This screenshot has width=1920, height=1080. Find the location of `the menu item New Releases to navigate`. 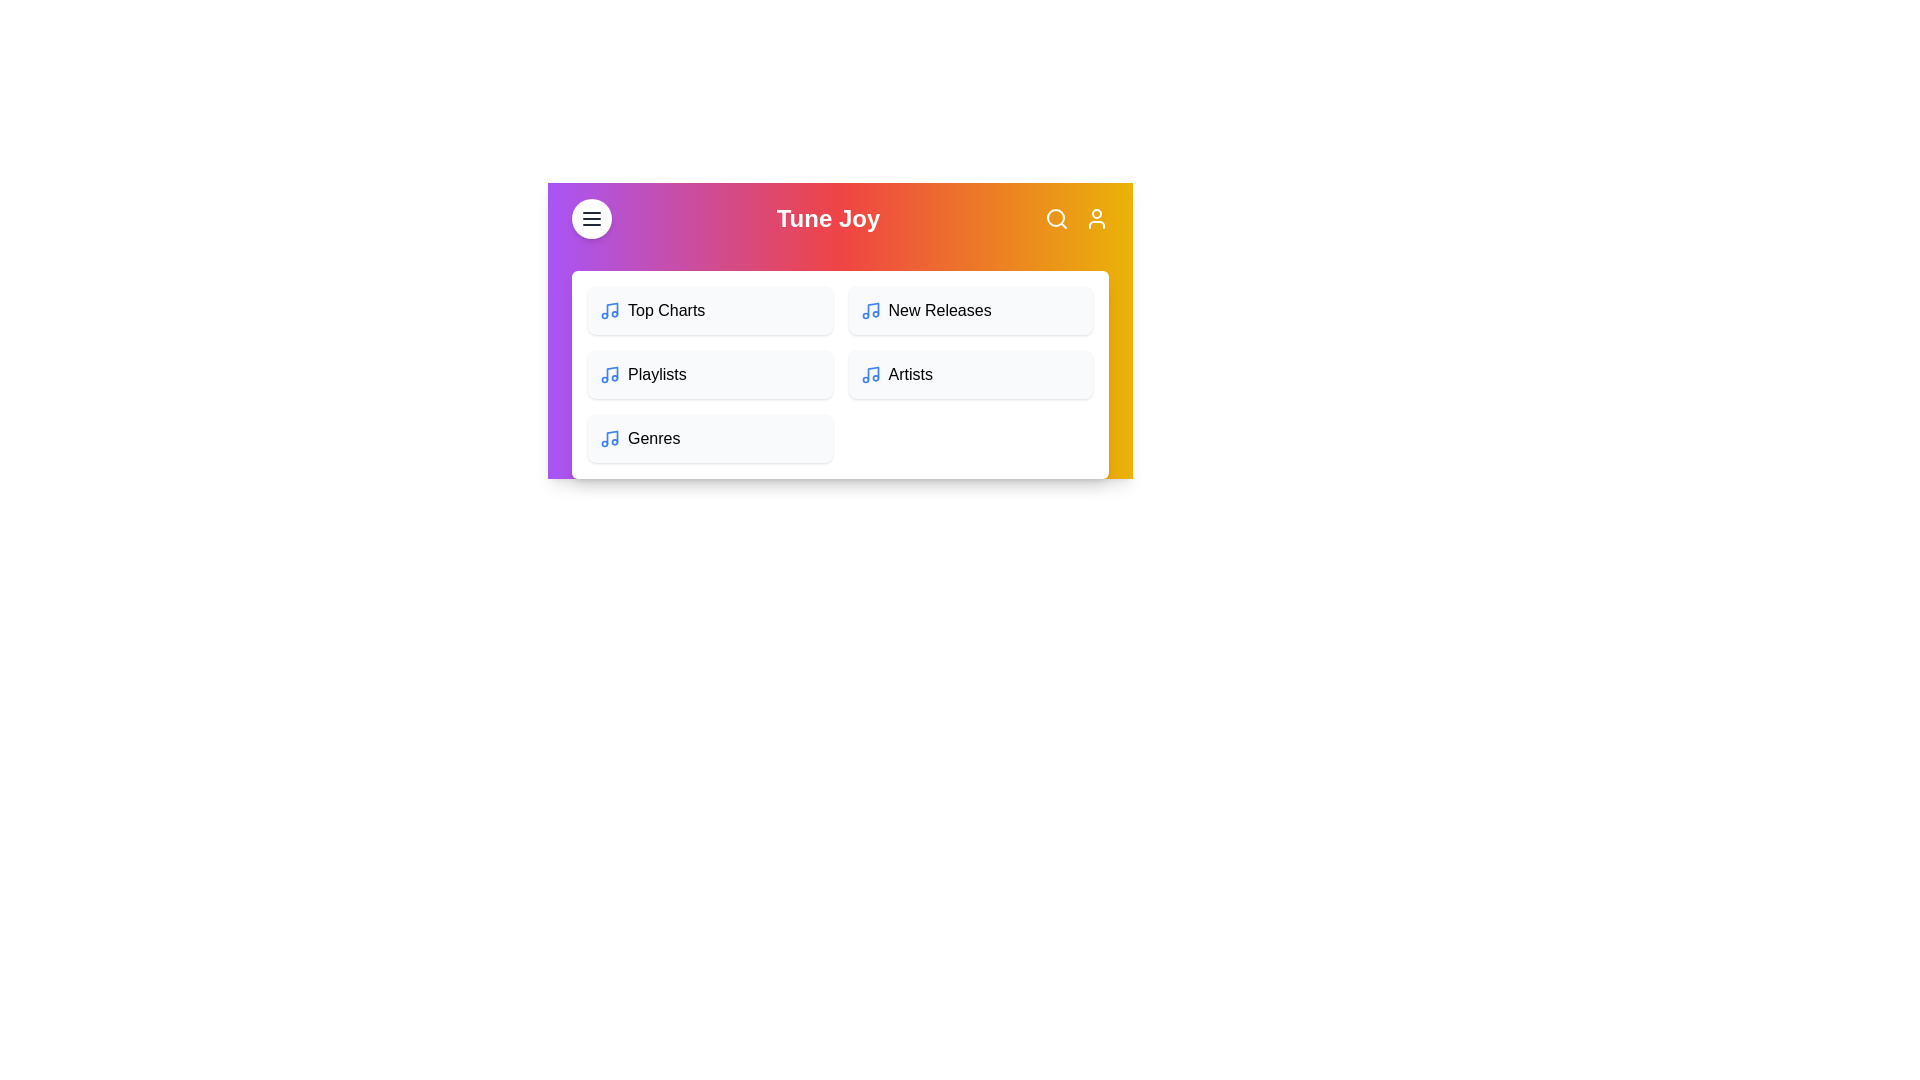

the menu item New Releases to navigate is located at coordinates (970, 311).